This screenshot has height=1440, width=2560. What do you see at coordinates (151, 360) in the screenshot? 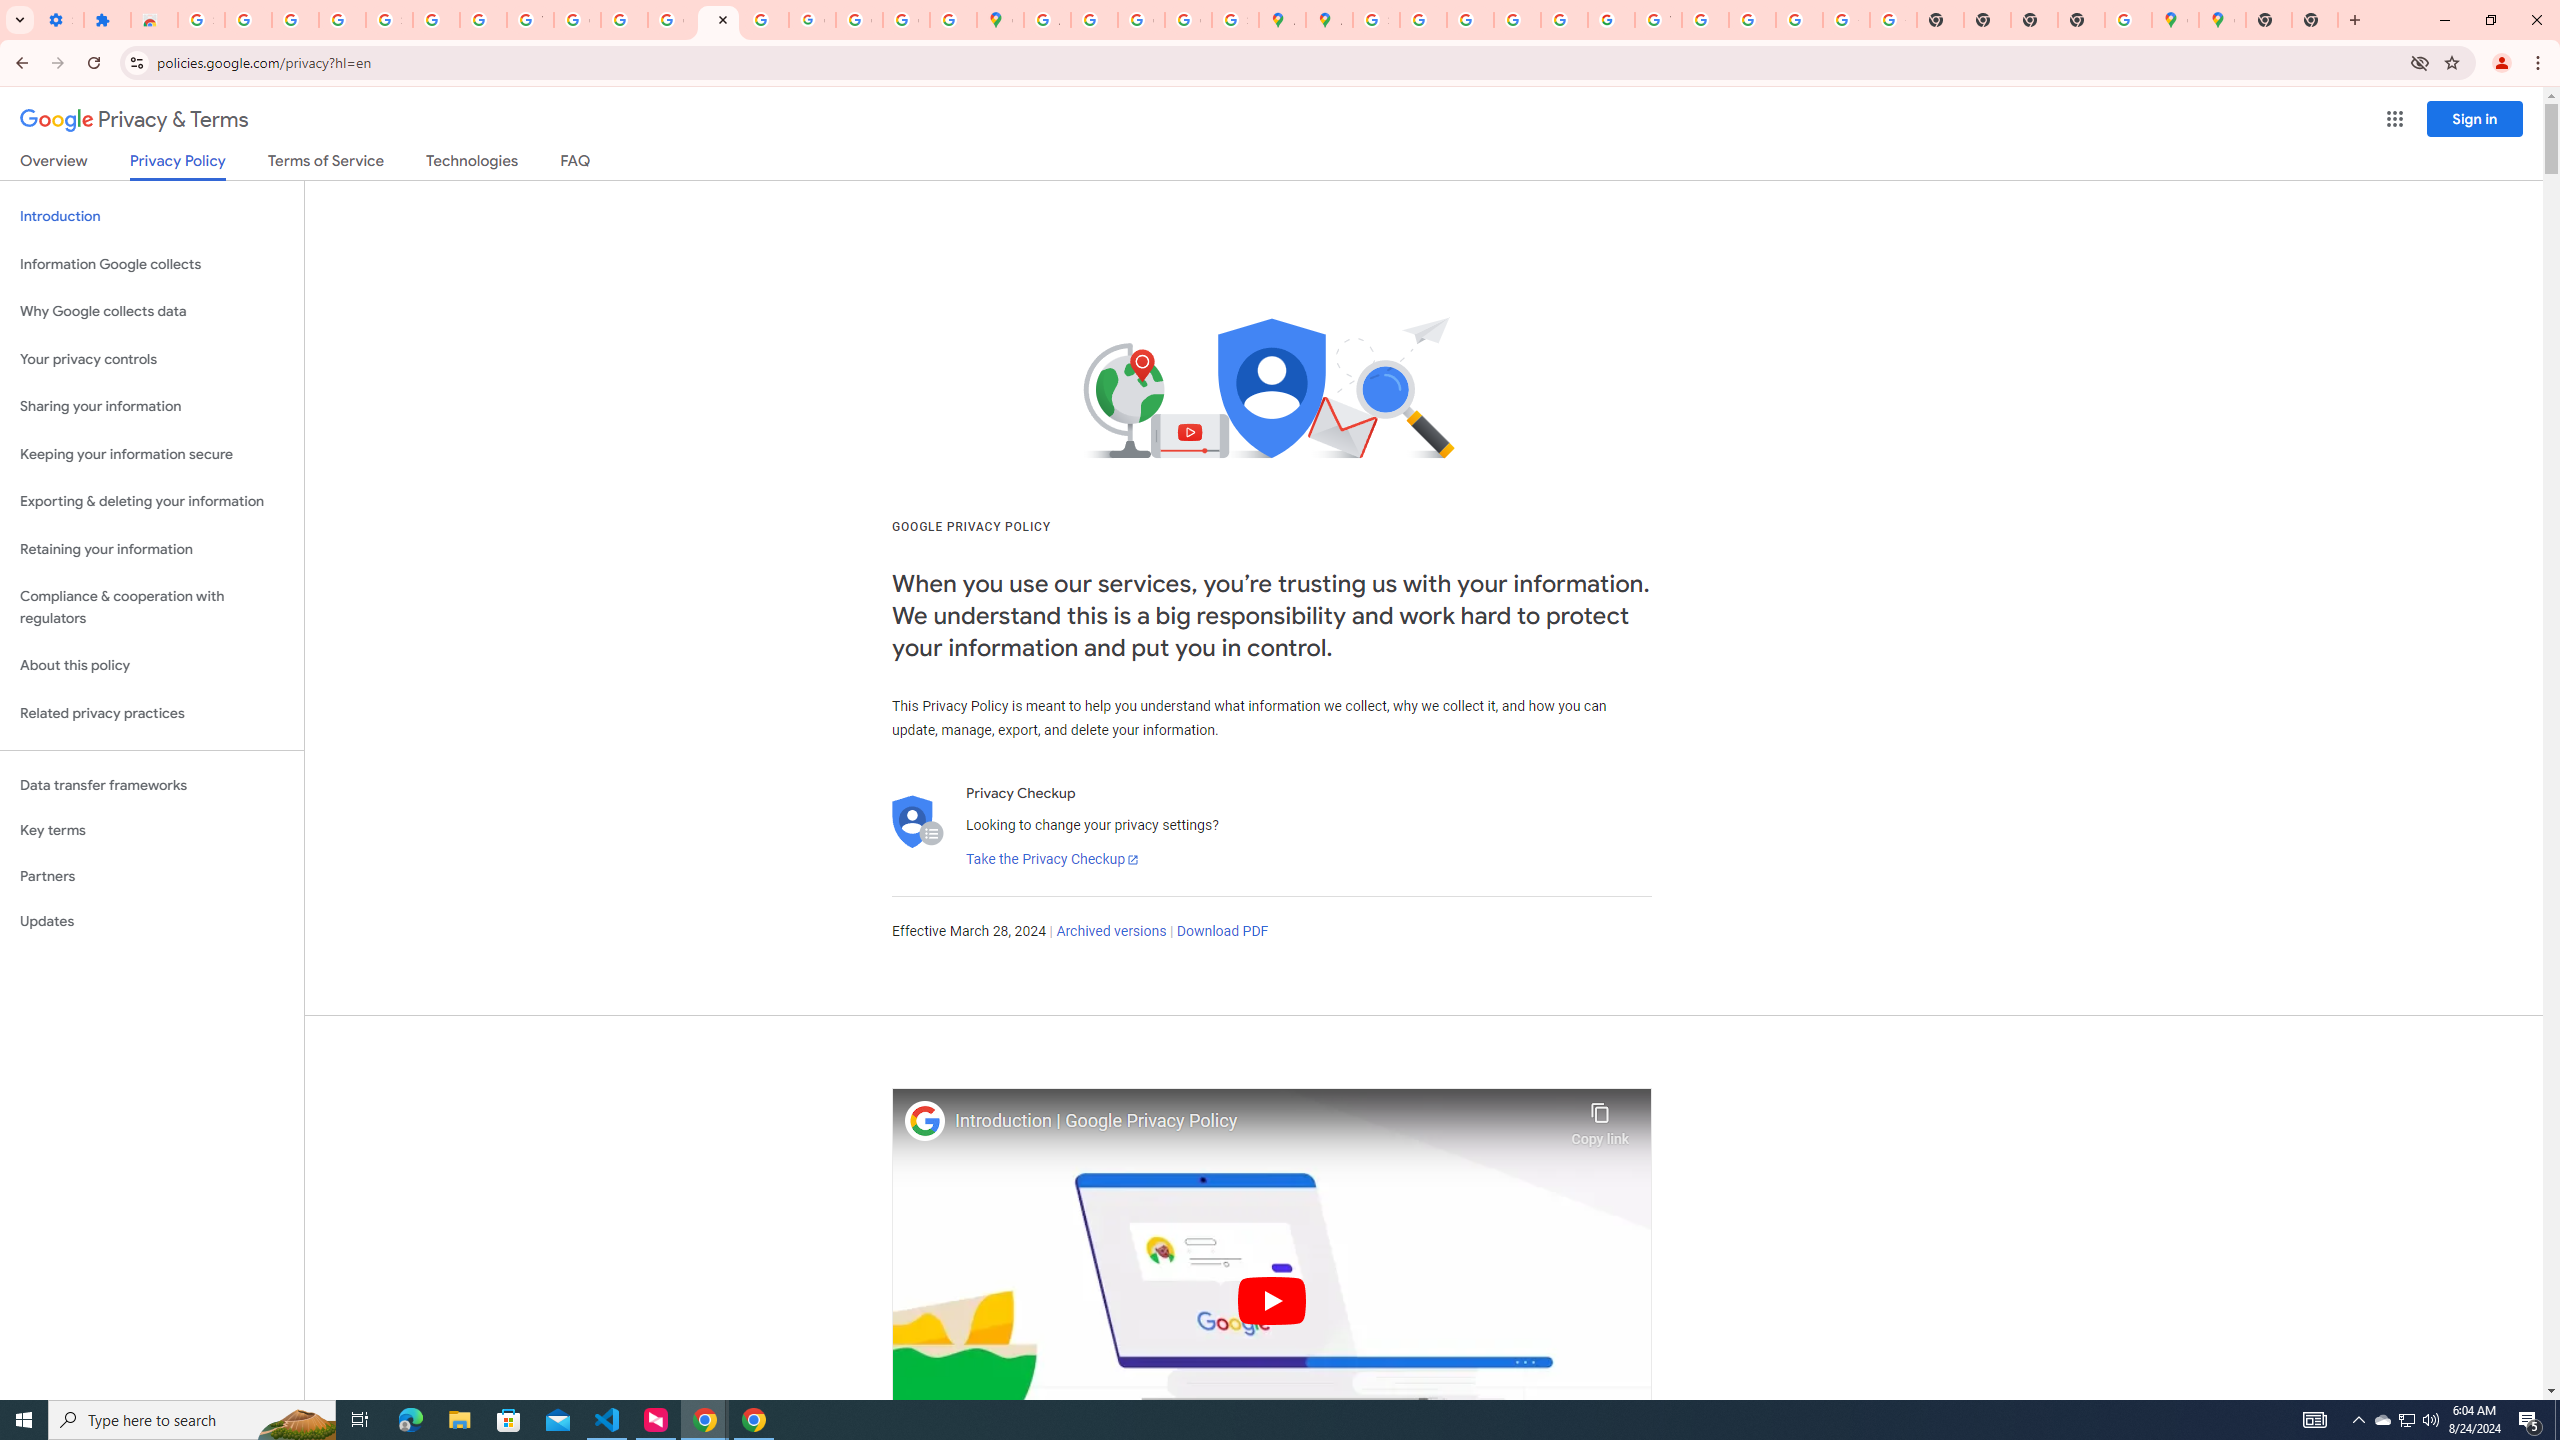
I see `'Your privacy controls'` at bounding box center [151, 360].